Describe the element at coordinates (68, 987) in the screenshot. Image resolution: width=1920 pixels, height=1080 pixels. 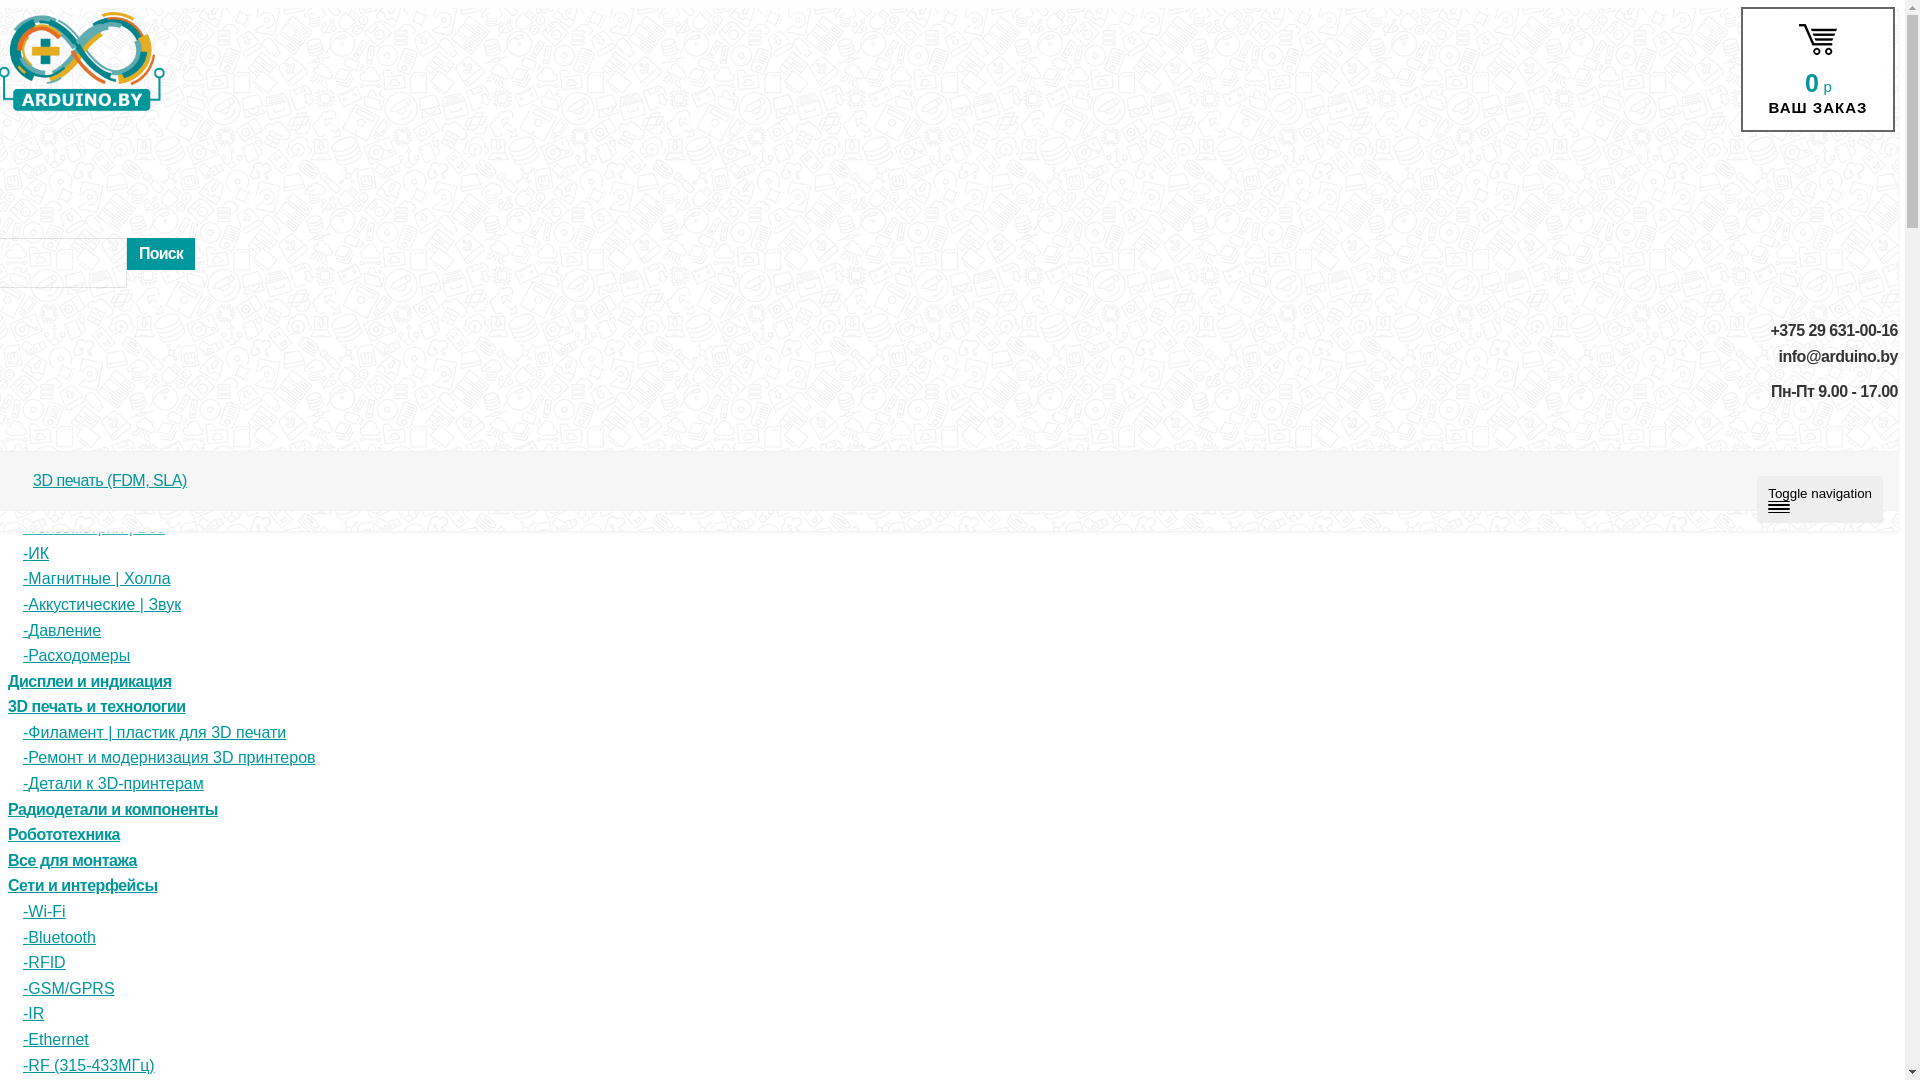
I see `'GSM/GPRS'` at that location.